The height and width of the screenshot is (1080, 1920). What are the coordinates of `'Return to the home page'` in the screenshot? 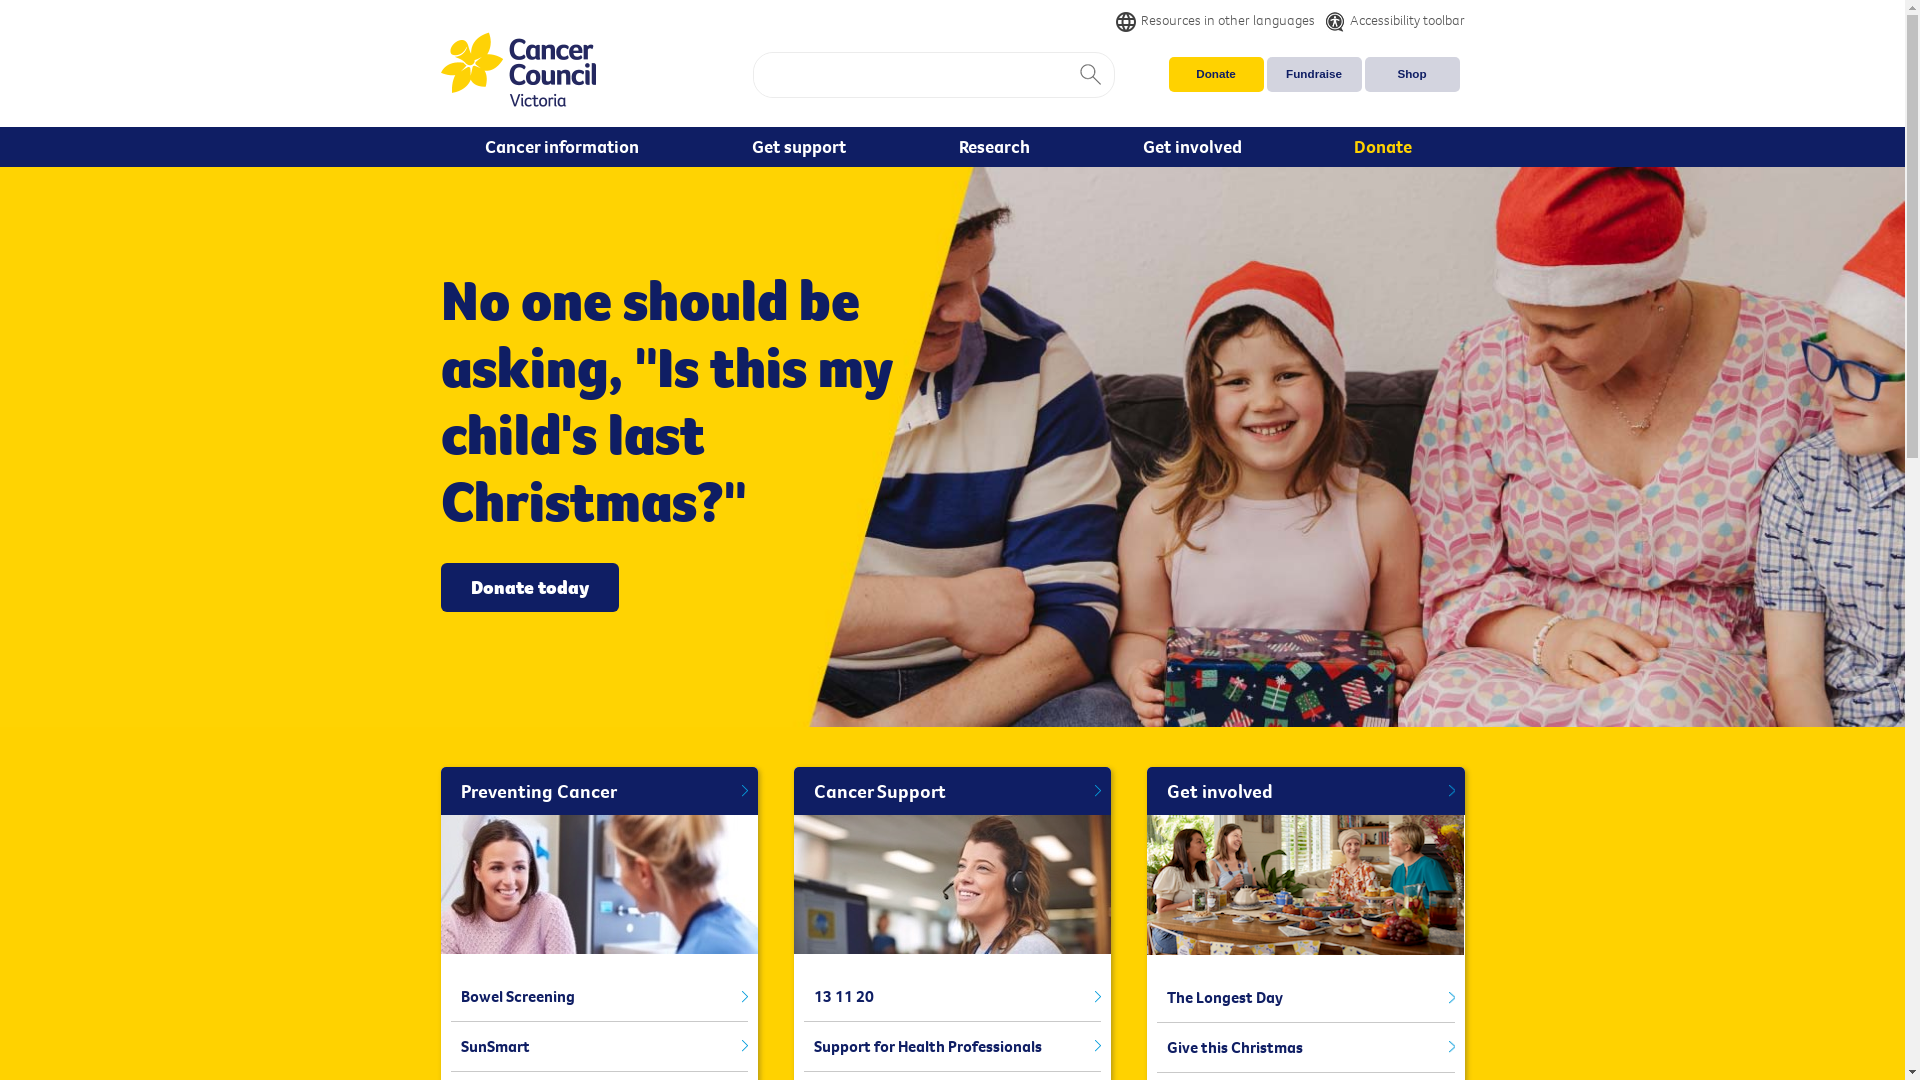 It's located at (517, 70).